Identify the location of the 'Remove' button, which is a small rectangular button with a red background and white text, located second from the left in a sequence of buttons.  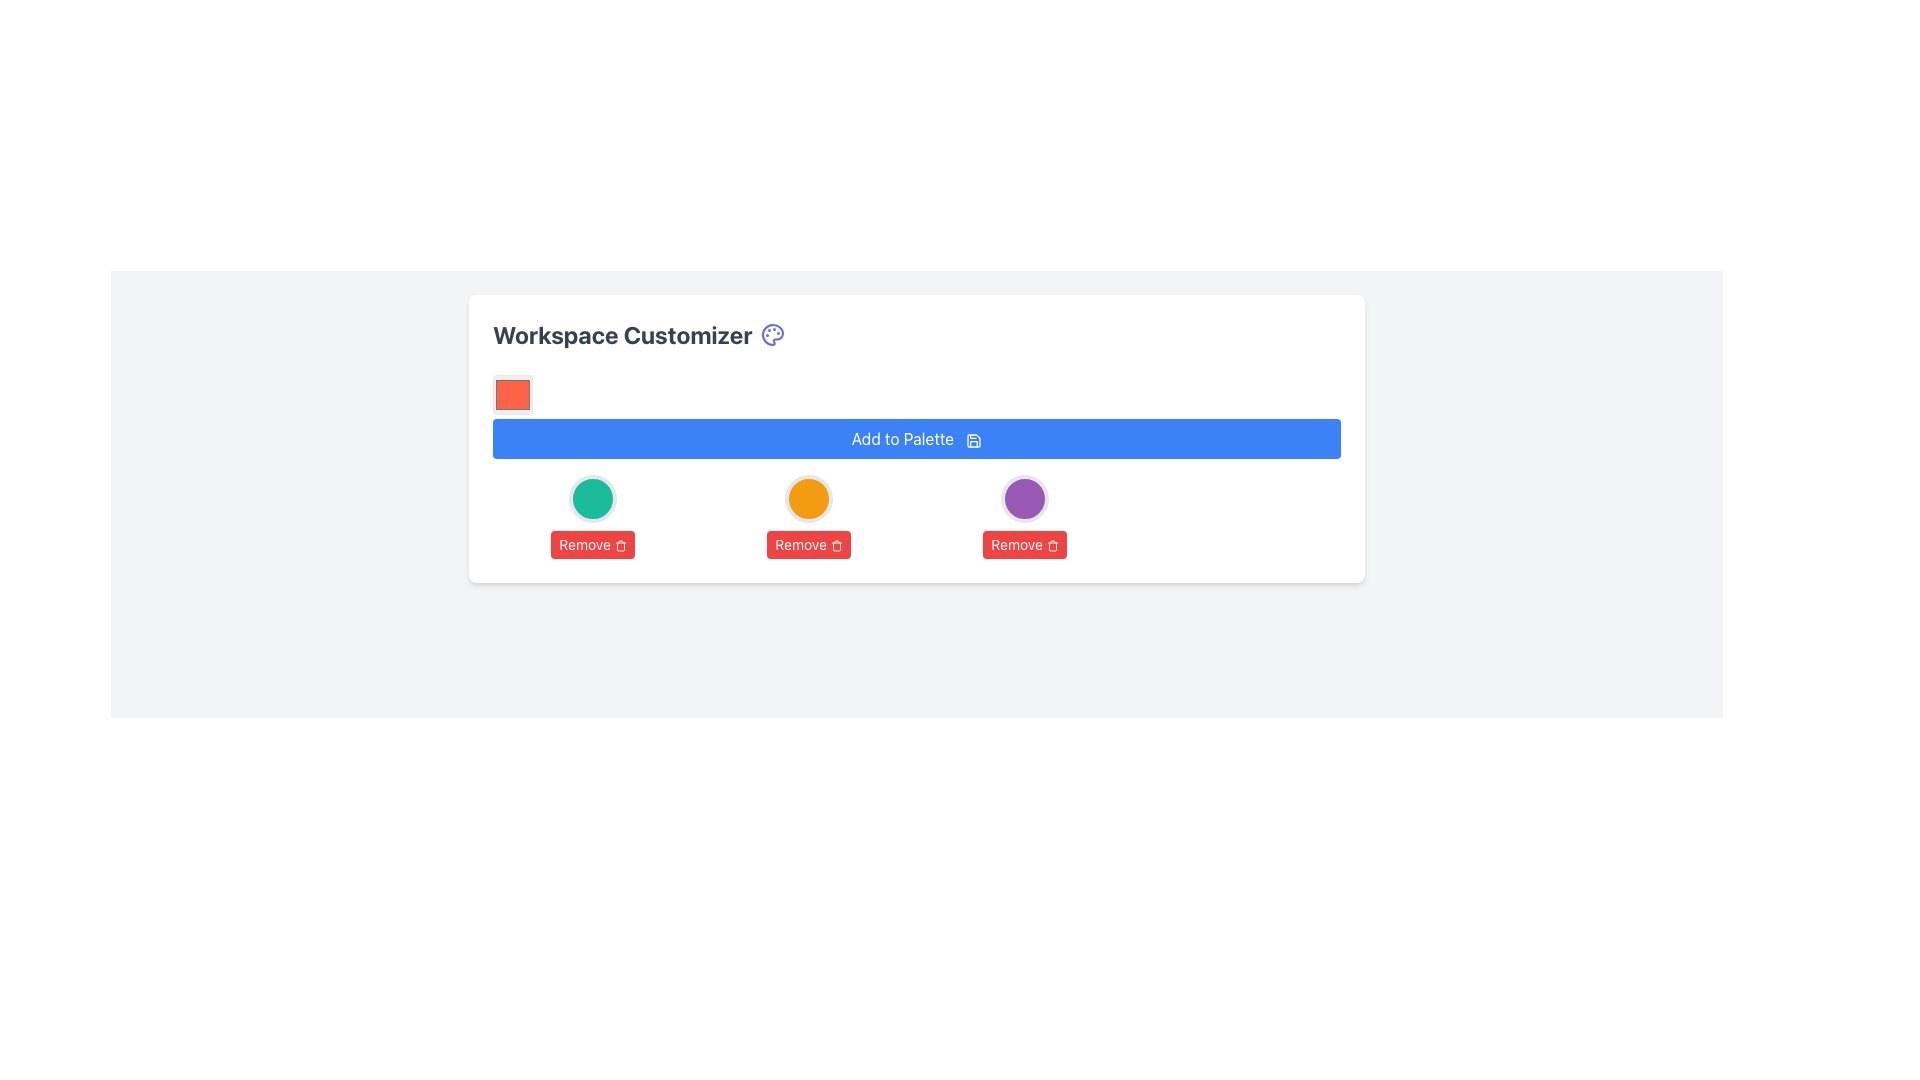
(808, 544).